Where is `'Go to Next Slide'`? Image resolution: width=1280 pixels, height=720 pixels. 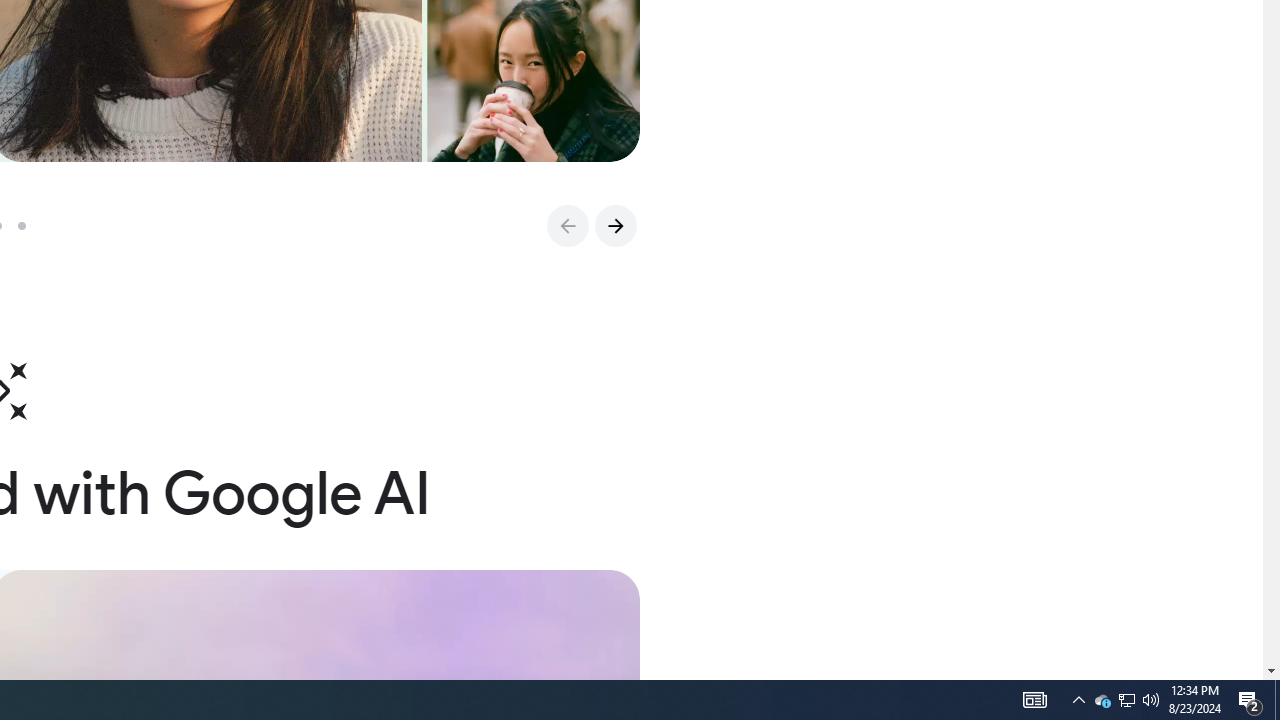 'Go to Next Slide' is located at coordinates (614, 225).